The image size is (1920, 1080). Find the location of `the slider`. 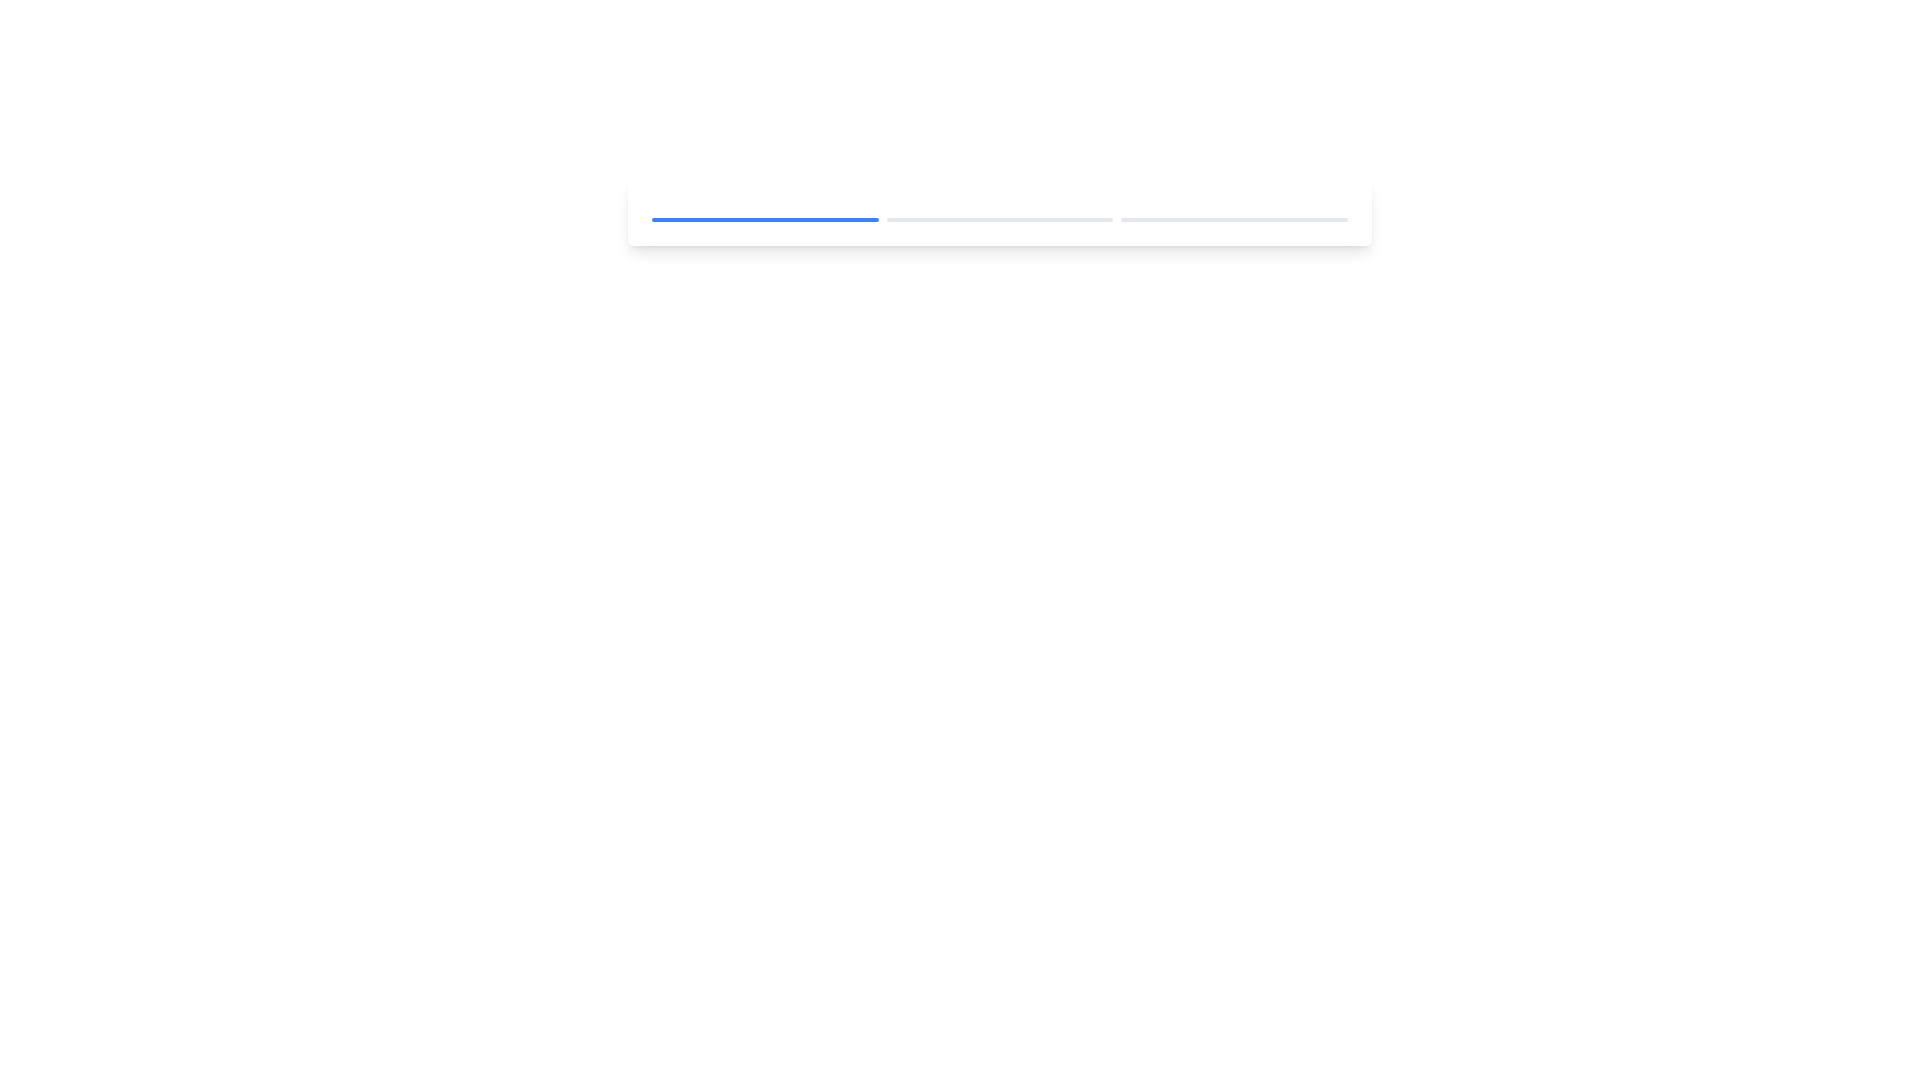

the slider is located at coordinates (1033, 219).